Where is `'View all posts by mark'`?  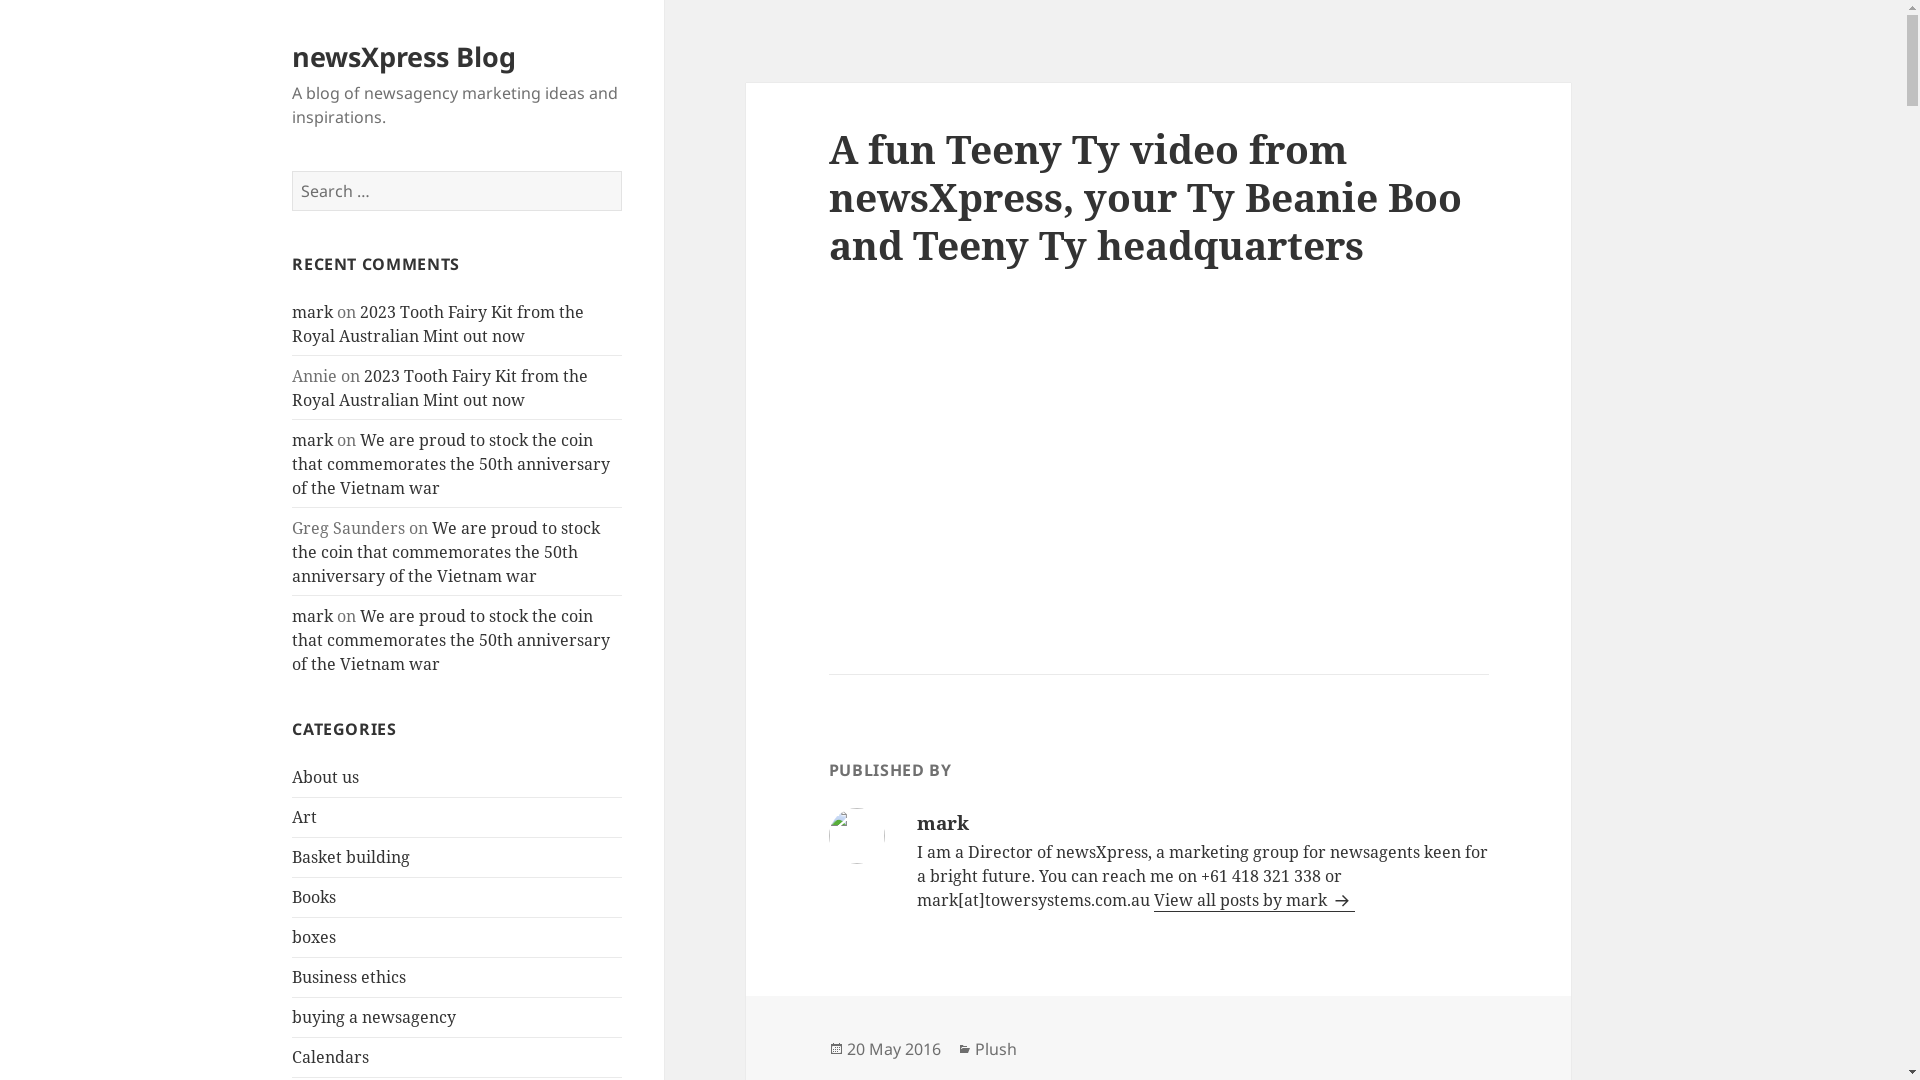 'View all posts by mark' is located at coordinates (1153, 900).